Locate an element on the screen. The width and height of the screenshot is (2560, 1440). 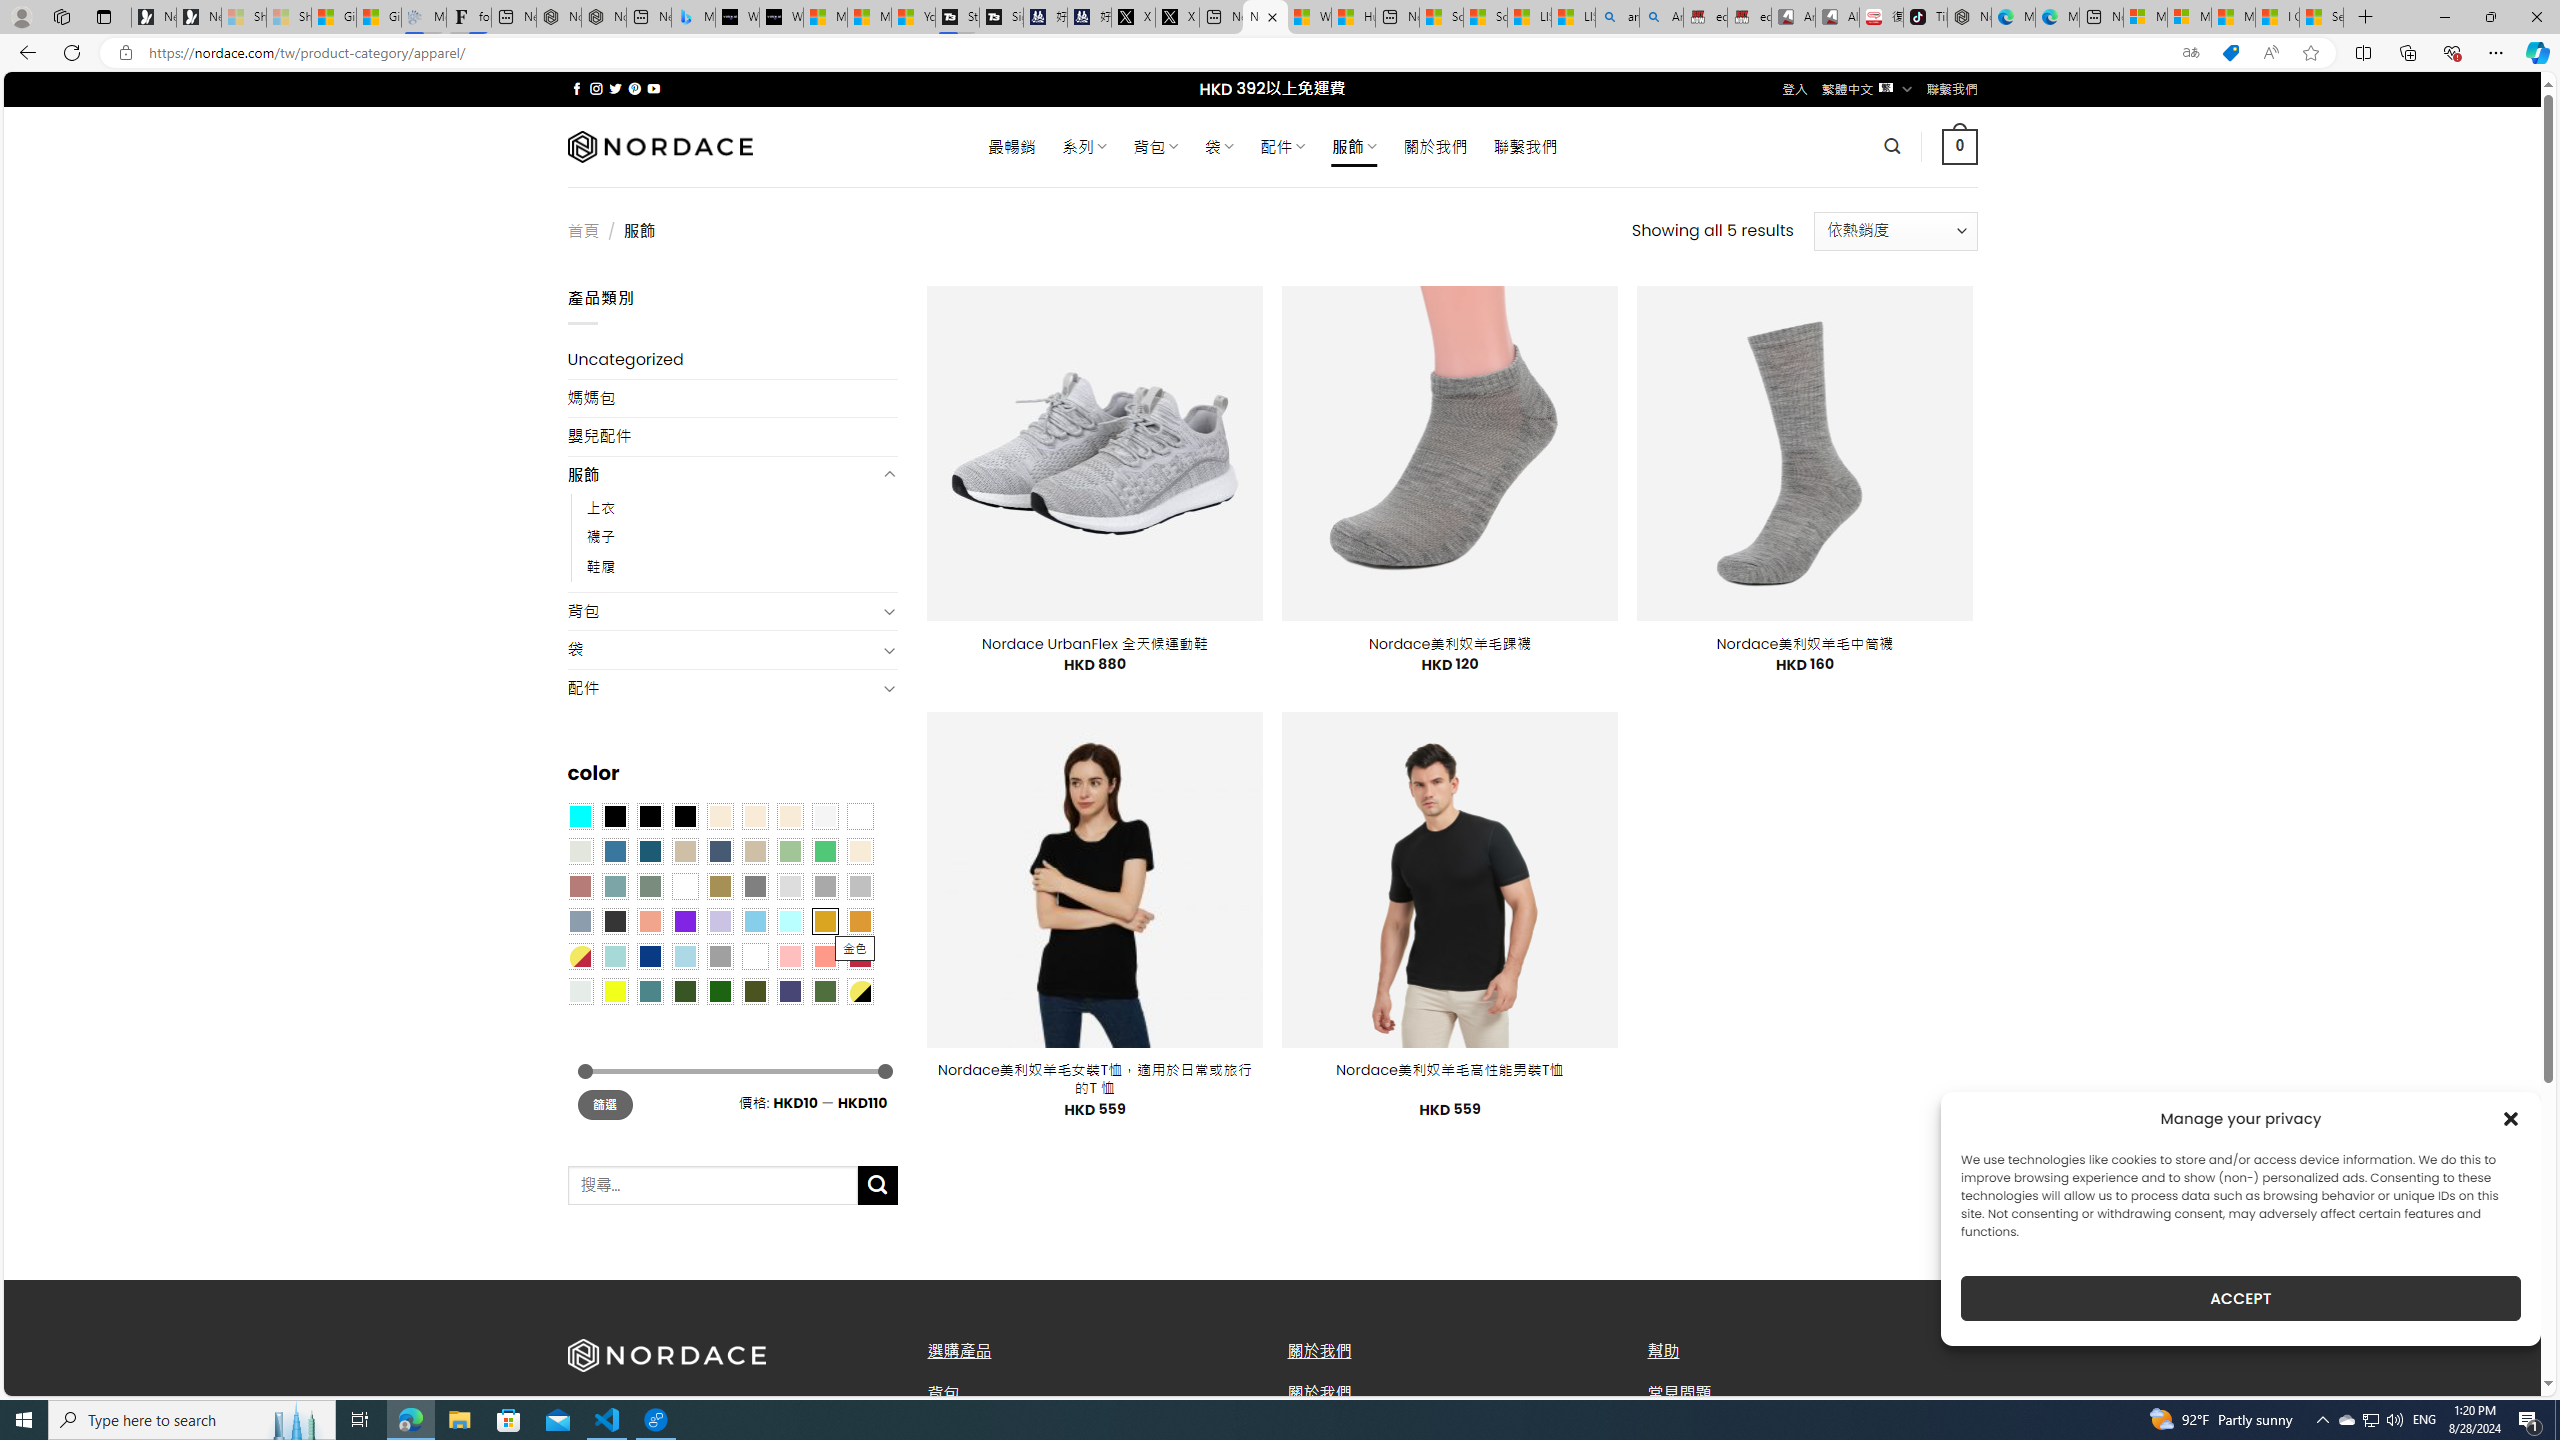
'Show translate options' is located at coordinates (2190, 53).